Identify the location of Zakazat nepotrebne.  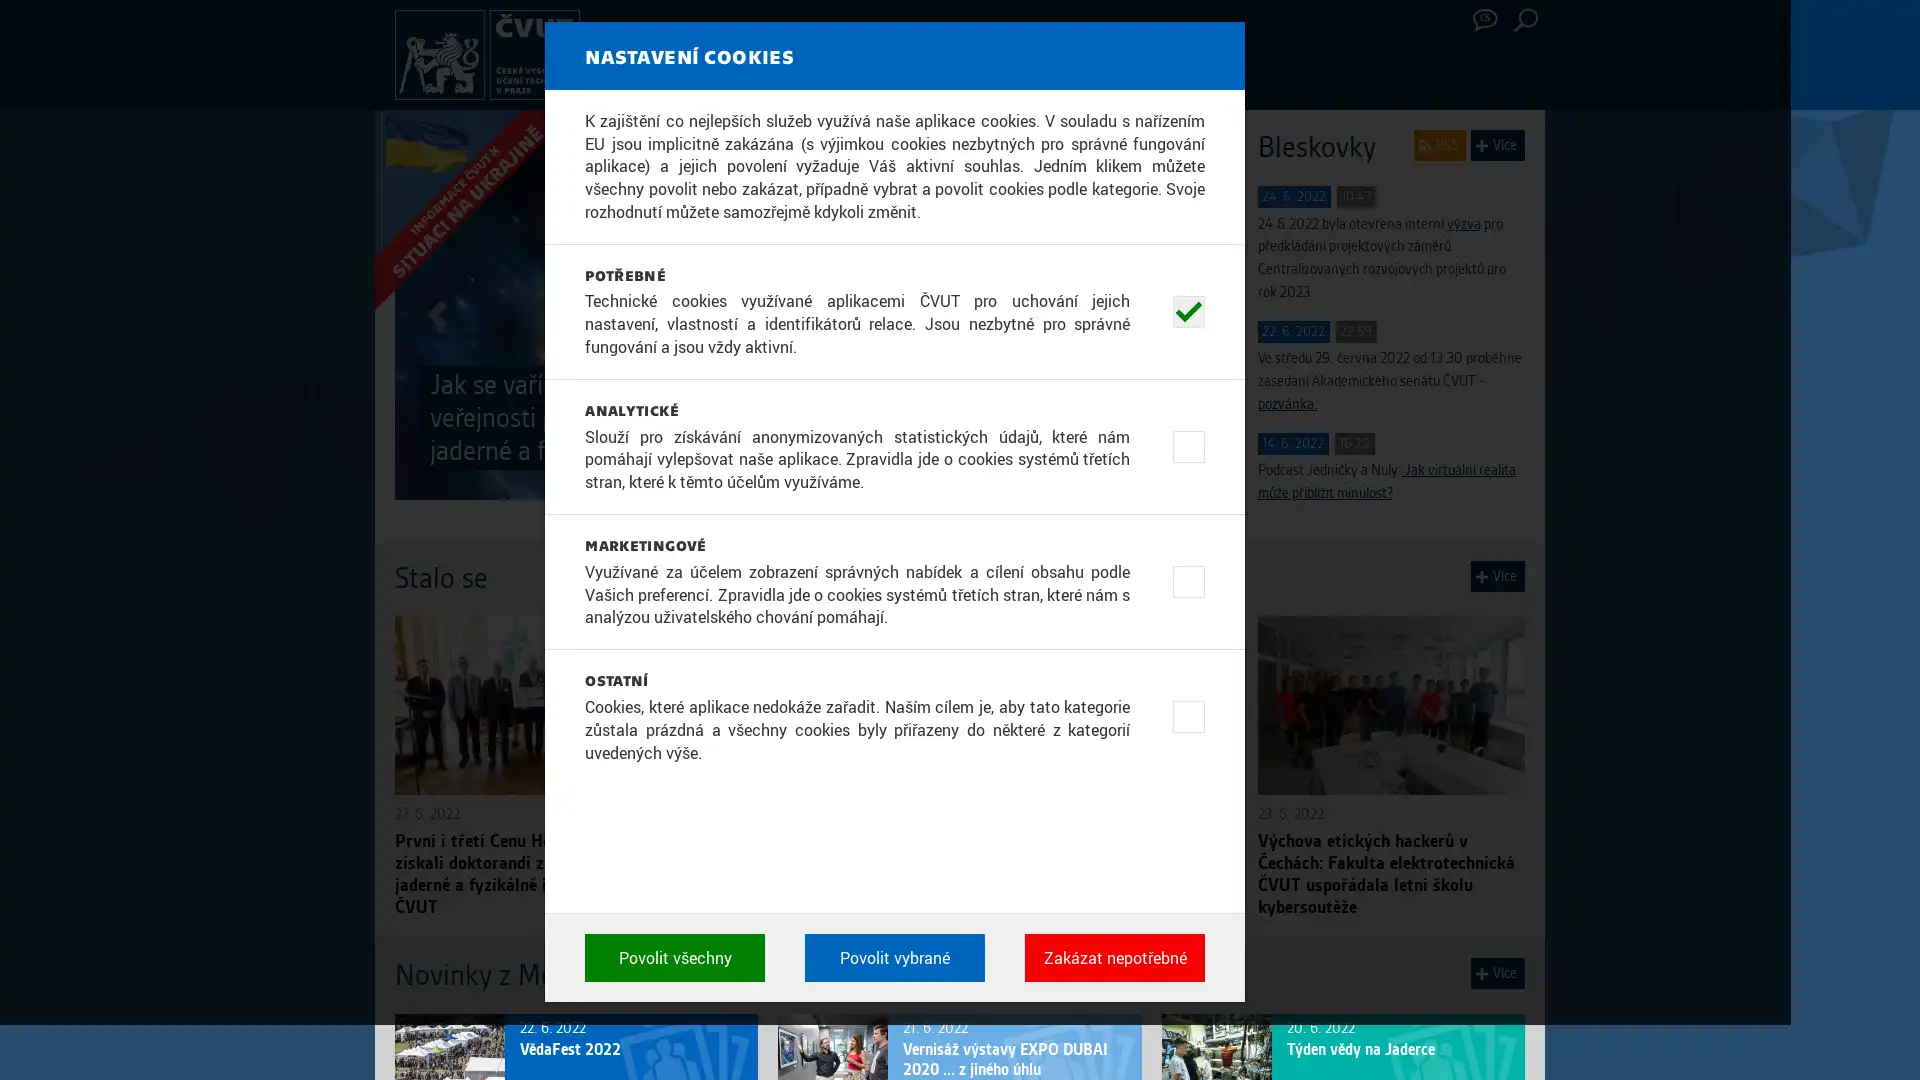
(1180, 985).